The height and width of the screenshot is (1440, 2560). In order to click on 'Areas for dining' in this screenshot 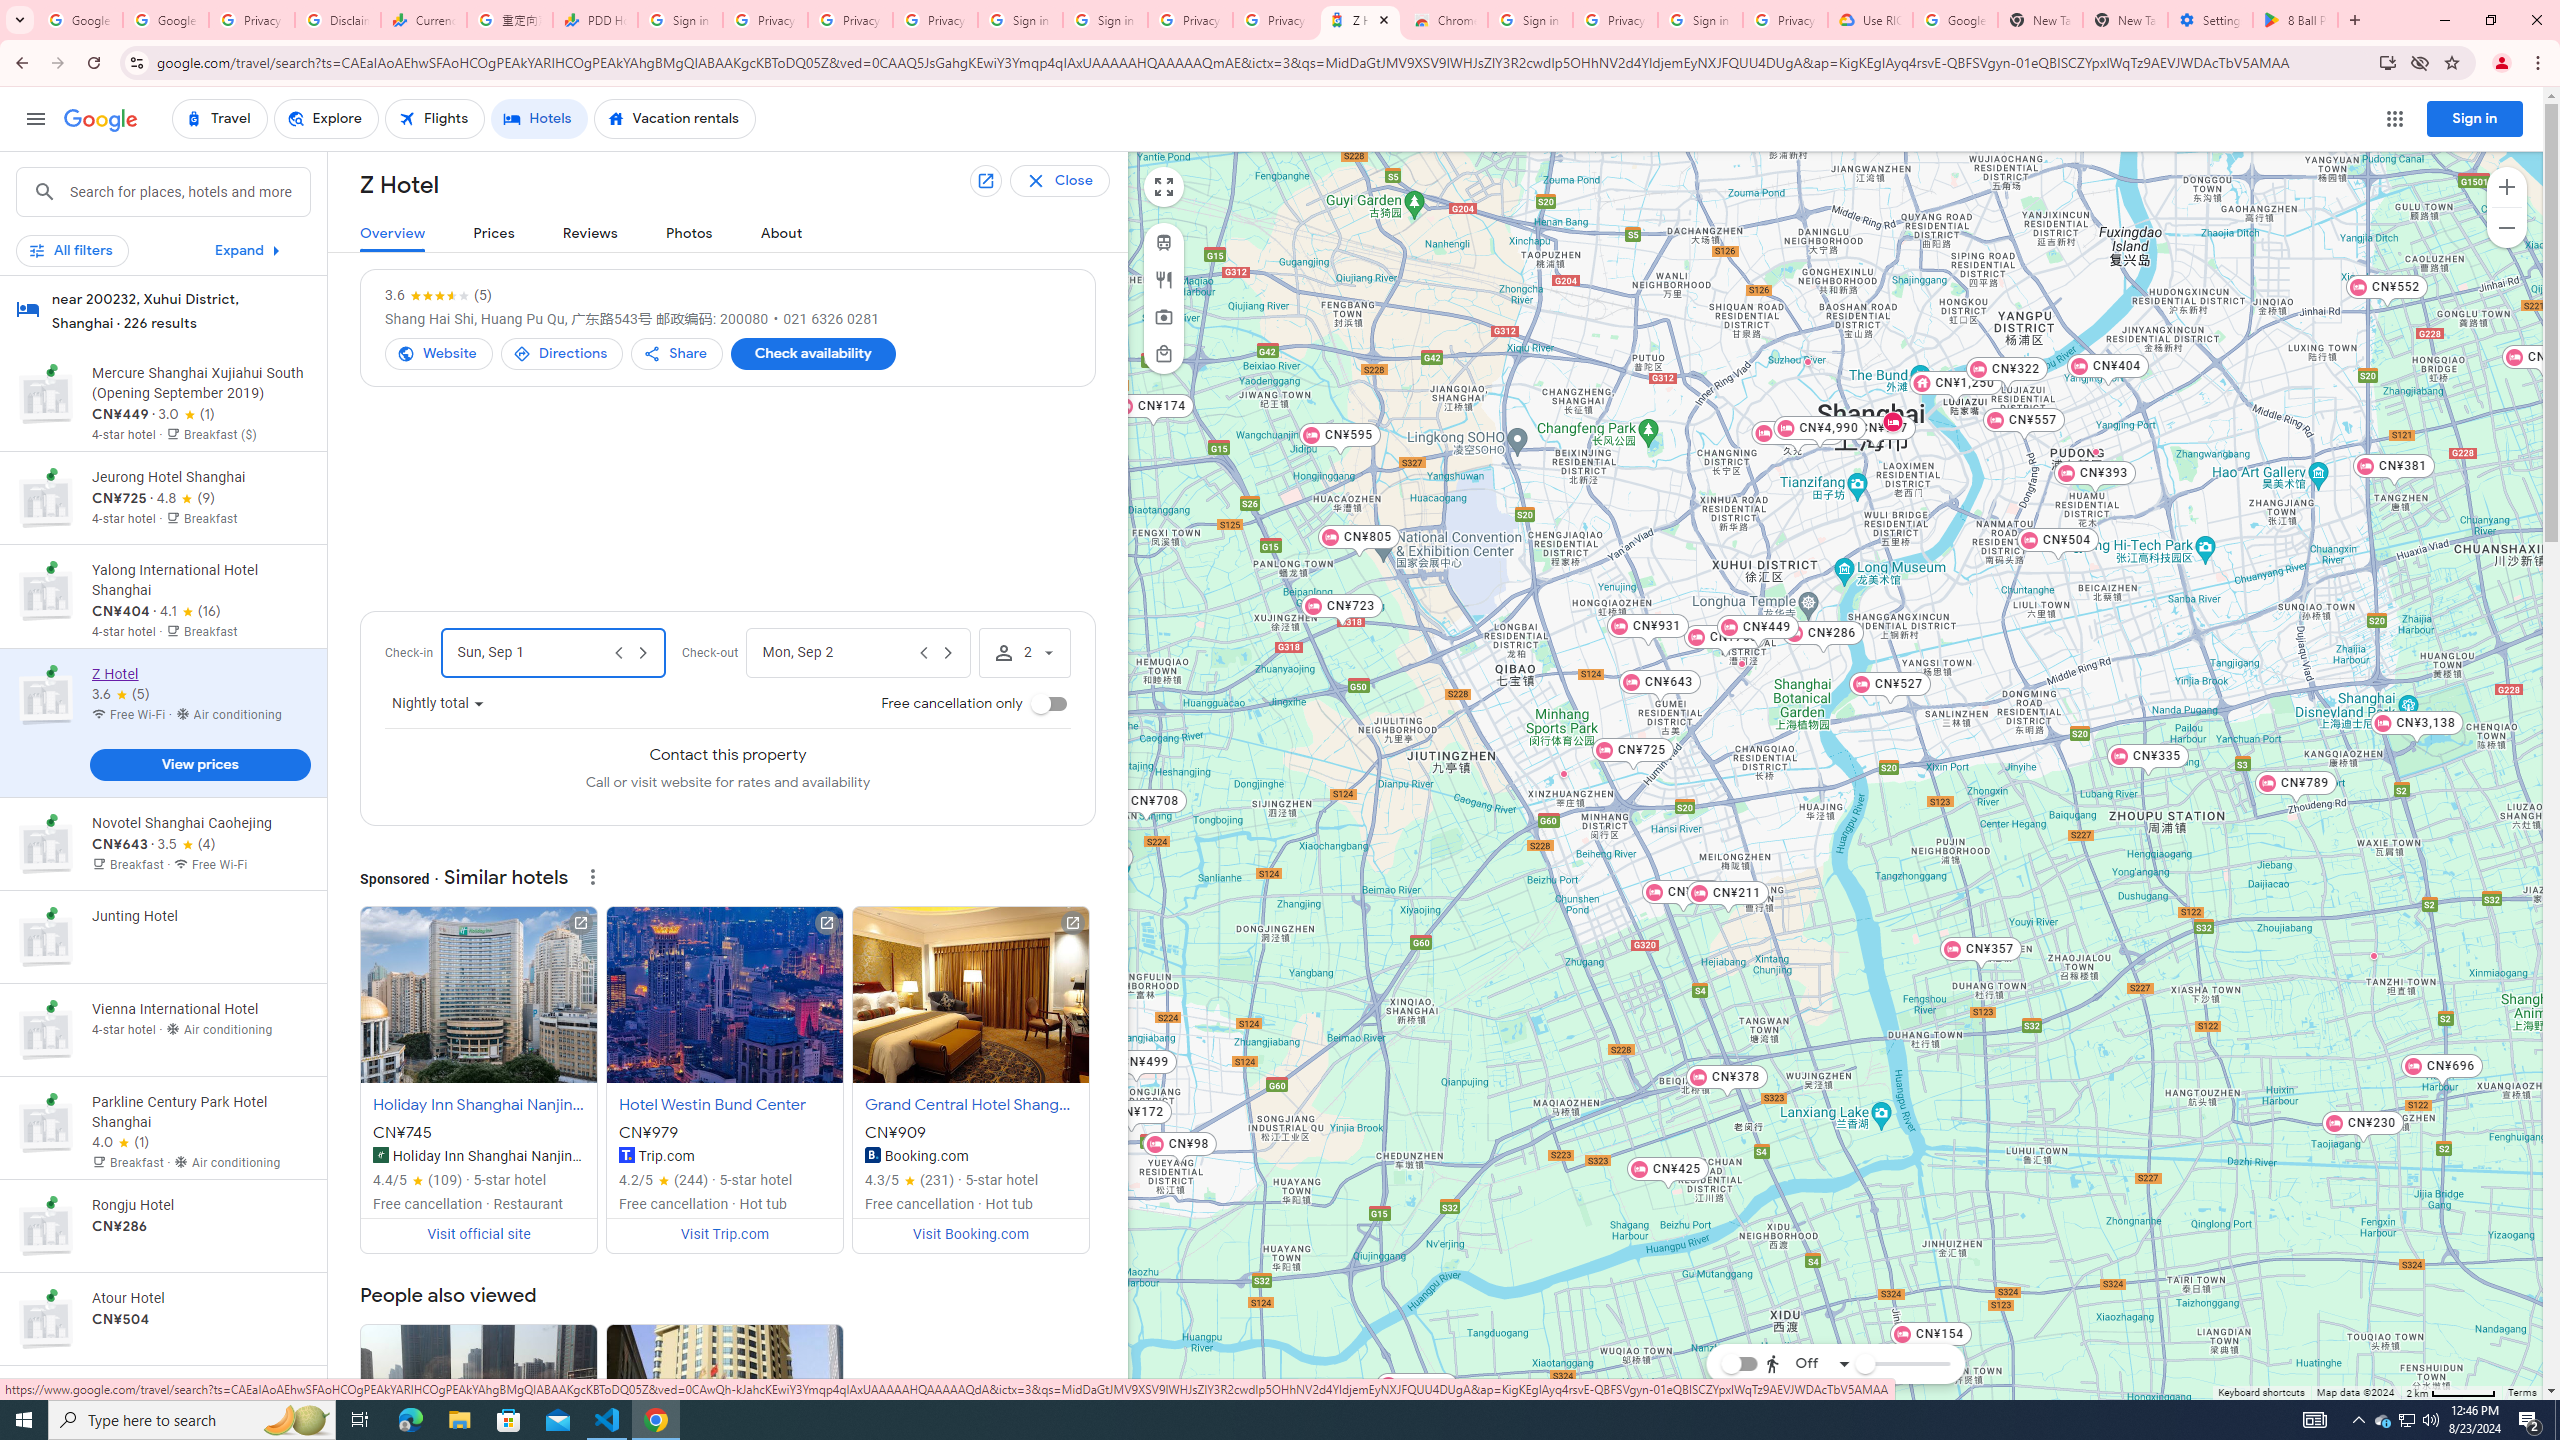, I will do `click(1162, 279)`.